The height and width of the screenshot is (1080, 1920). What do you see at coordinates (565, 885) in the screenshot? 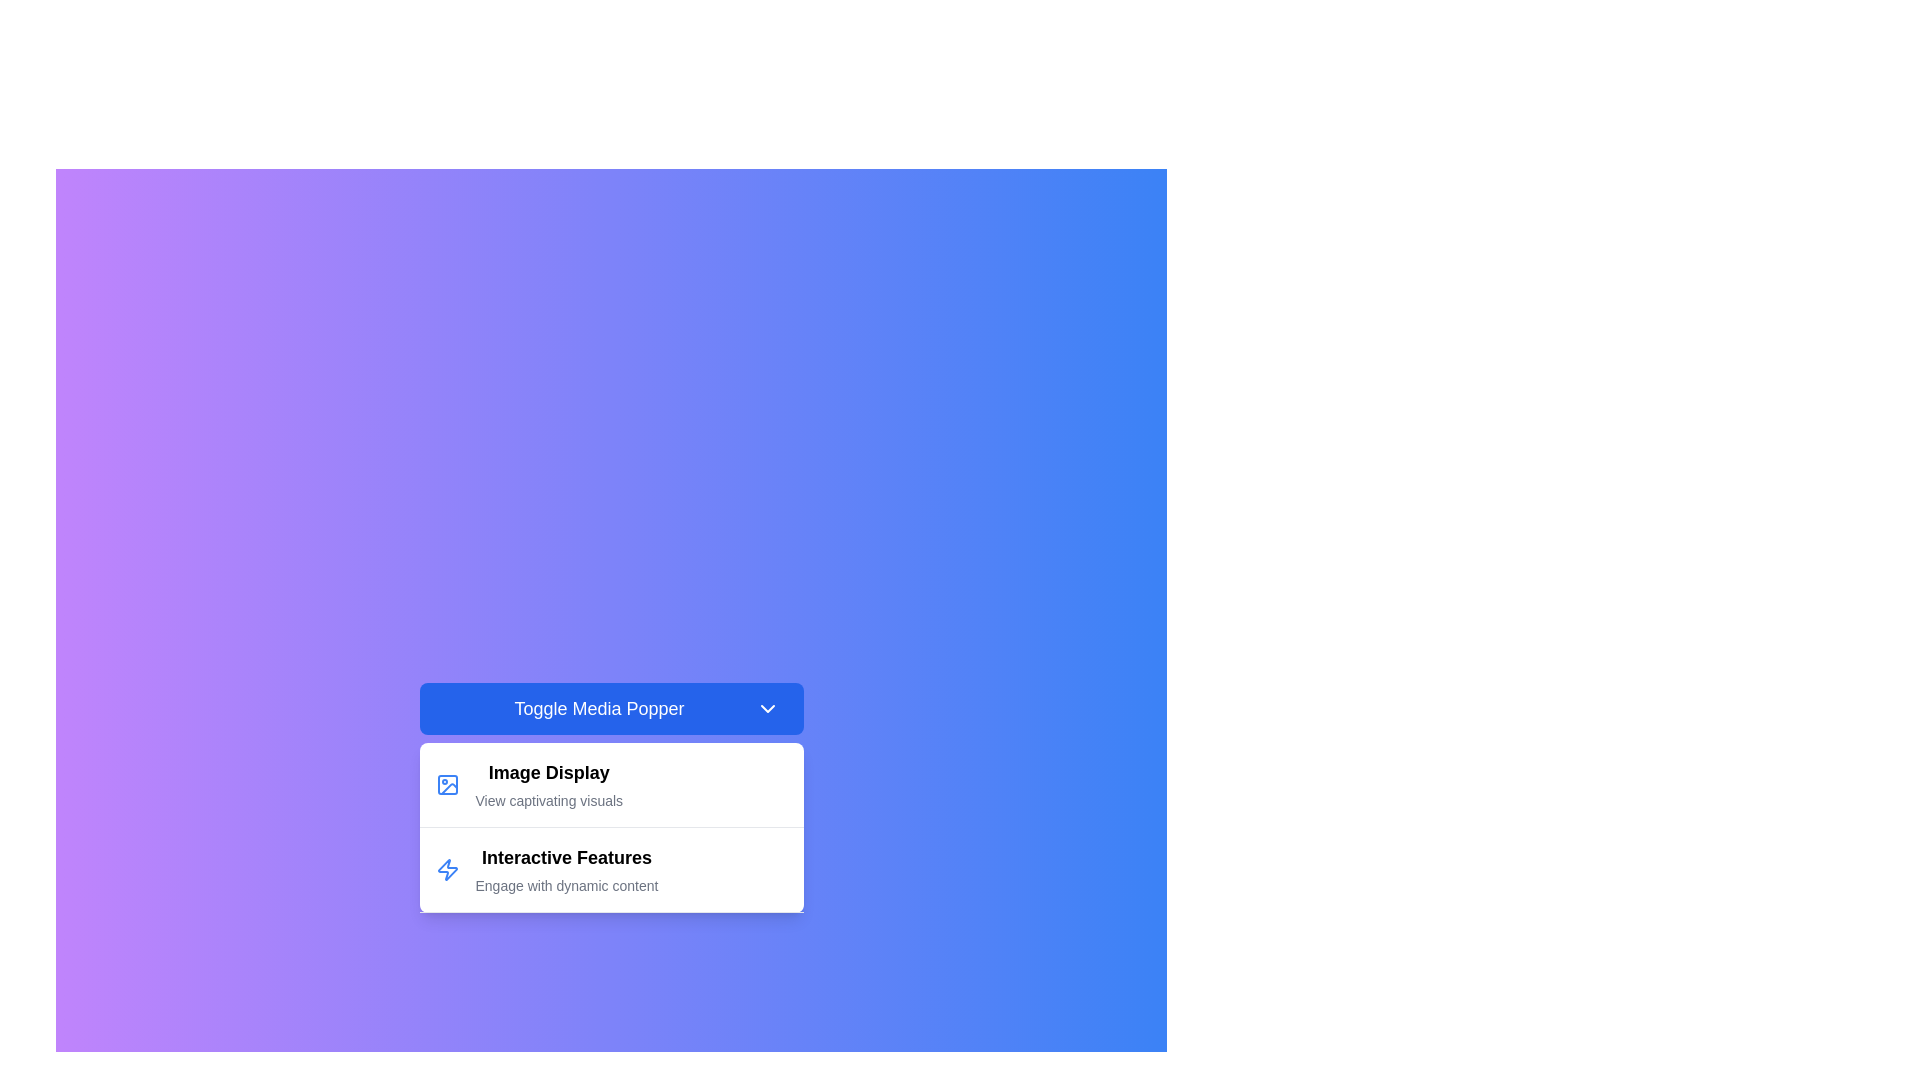
I see `the Text Label that displays supplementary descriptive text for the 'Interactive Features' section, located beneath the title 'Interactive Features' and horizontally centered` at bounding box center [565, 885].